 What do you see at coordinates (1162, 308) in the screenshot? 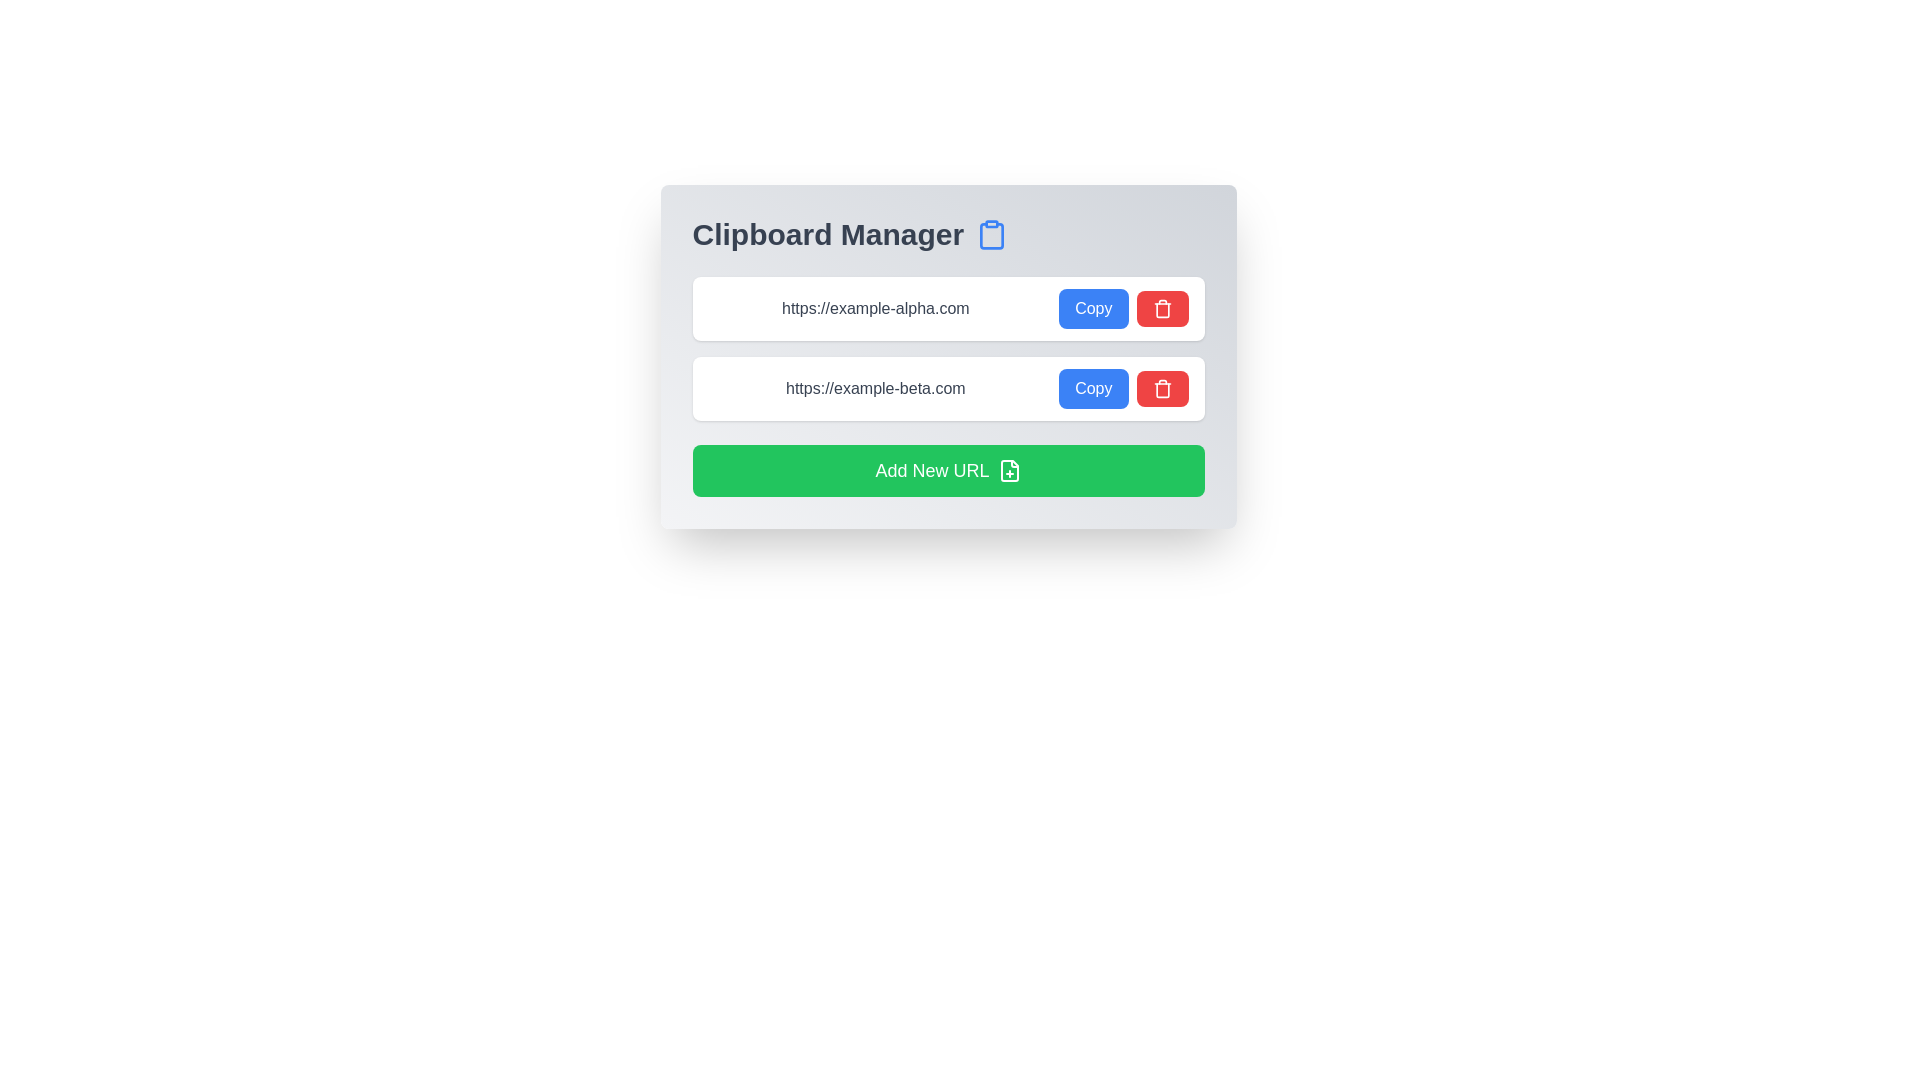
I see `the trash bin icon within the red circular button` at bounding box center [1162, 308].